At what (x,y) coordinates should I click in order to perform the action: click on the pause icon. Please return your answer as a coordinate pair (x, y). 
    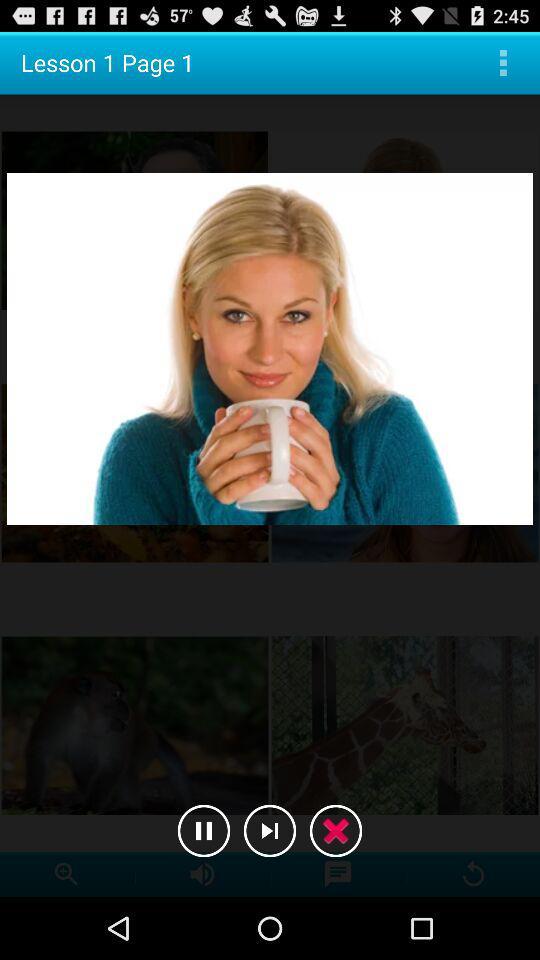
    Looking at the image, I should click on (203, 888).